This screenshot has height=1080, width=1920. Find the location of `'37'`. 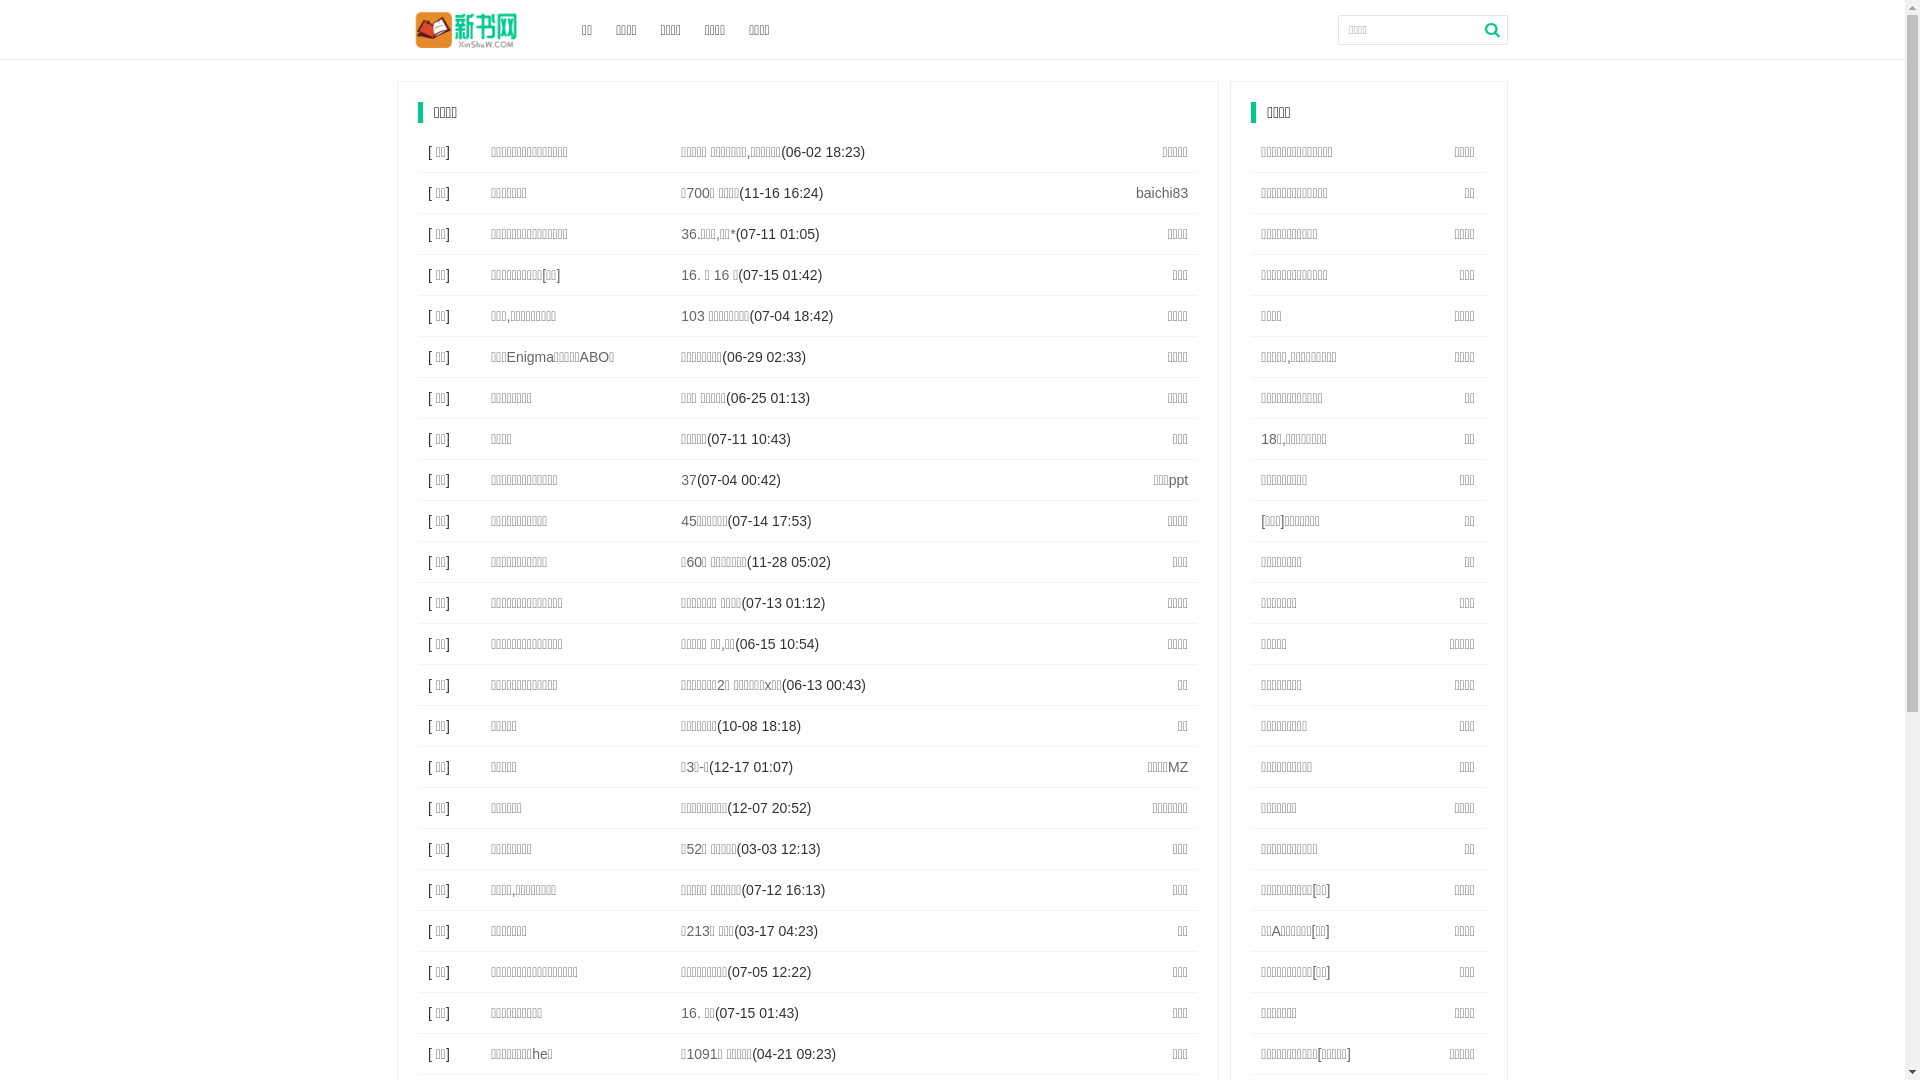

'37' is located at coordinates (689, 479).